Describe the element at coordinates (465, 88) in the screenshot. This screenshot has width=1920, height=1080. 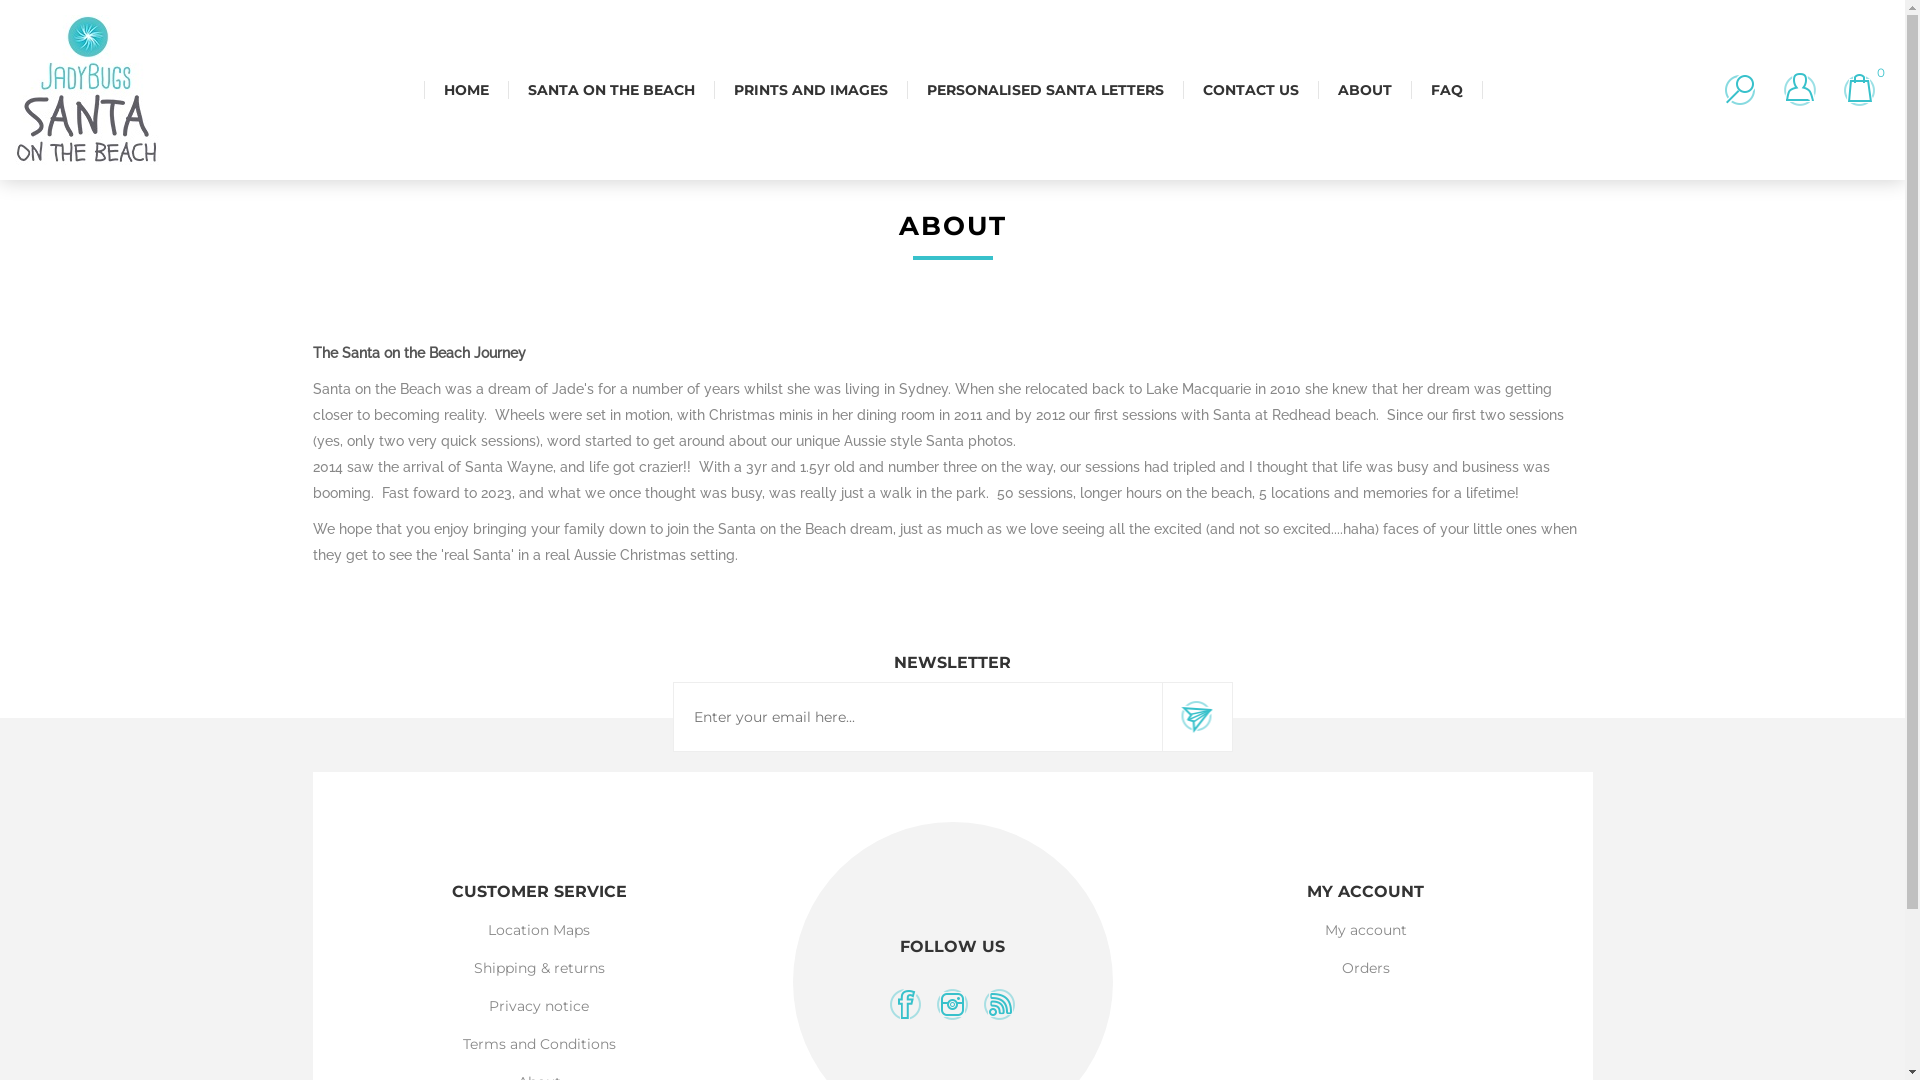
I see `'HOME'` at that location.